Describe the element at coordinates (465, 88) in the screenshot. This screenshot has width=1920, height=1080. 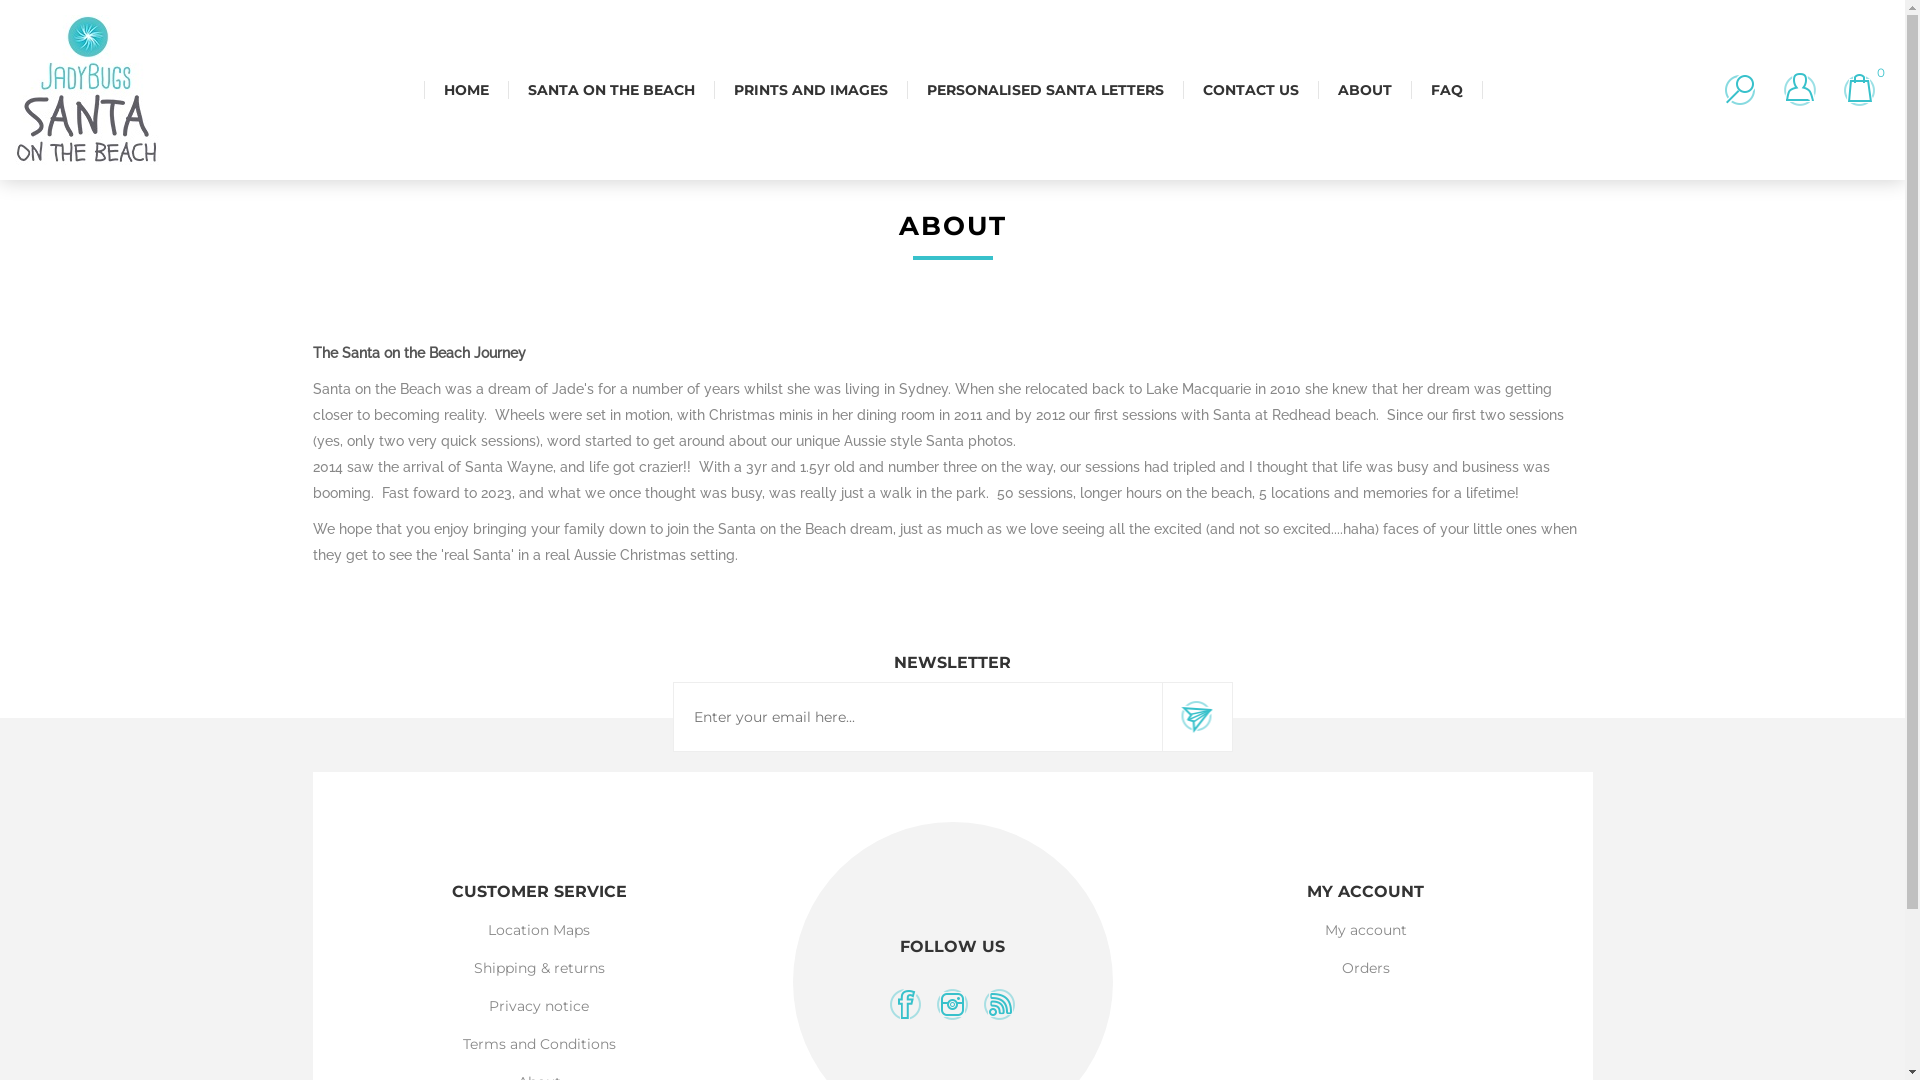
I see `'HOME'` at that location.